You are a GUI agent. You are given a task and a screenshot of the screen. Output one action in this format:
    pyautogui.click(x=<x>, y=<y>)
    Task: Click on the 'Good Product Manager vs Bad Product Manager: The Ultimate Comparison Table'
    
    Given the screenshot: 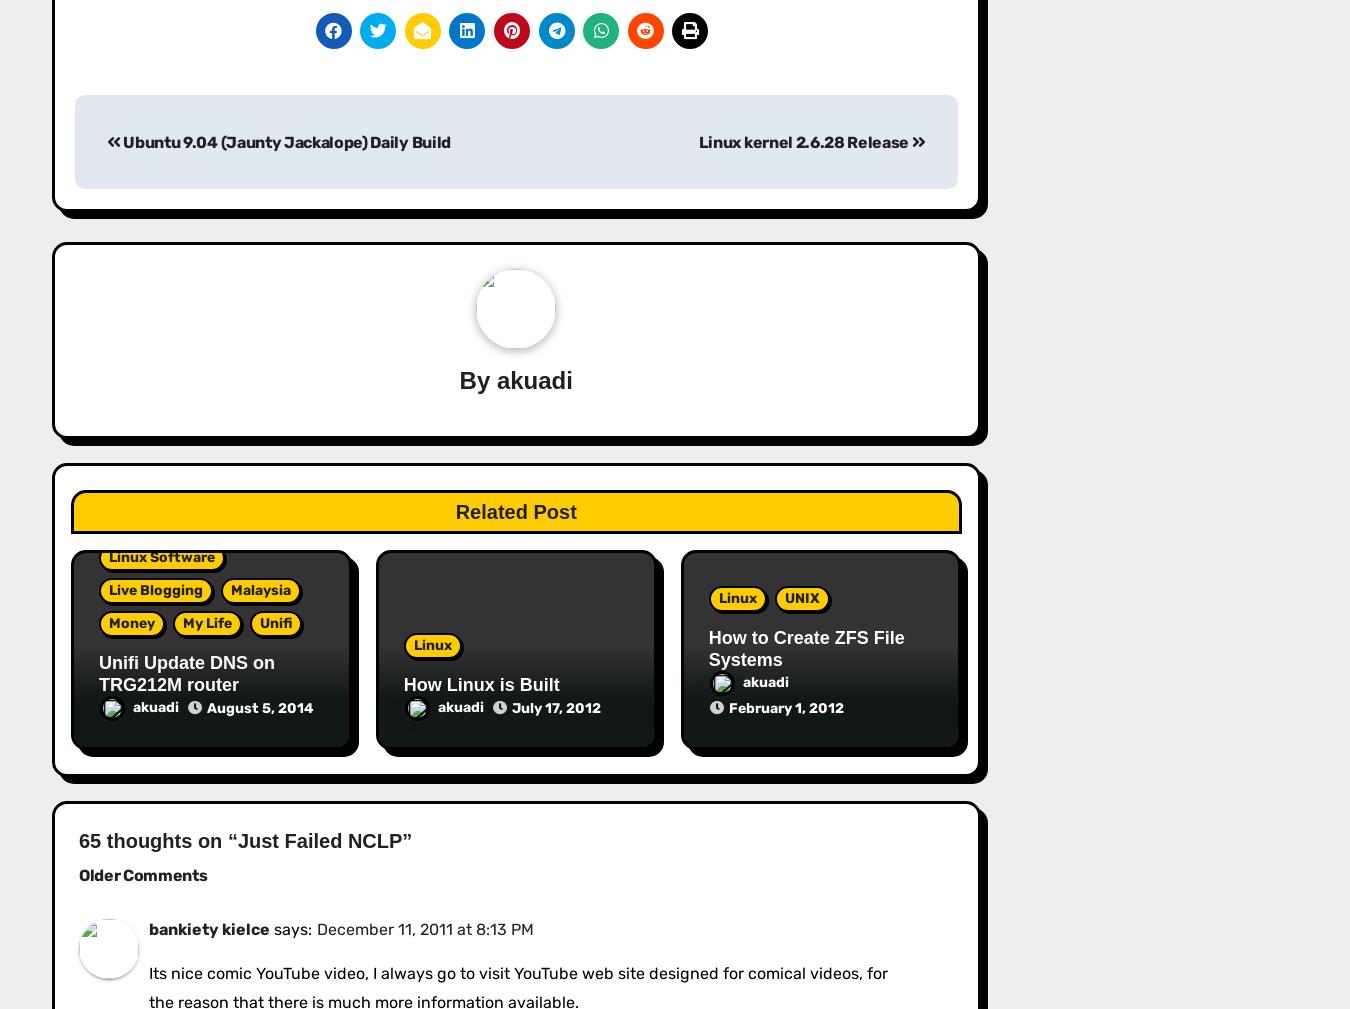 What is the action you would take?
    pyautogui.click(x=827, y=618)
    